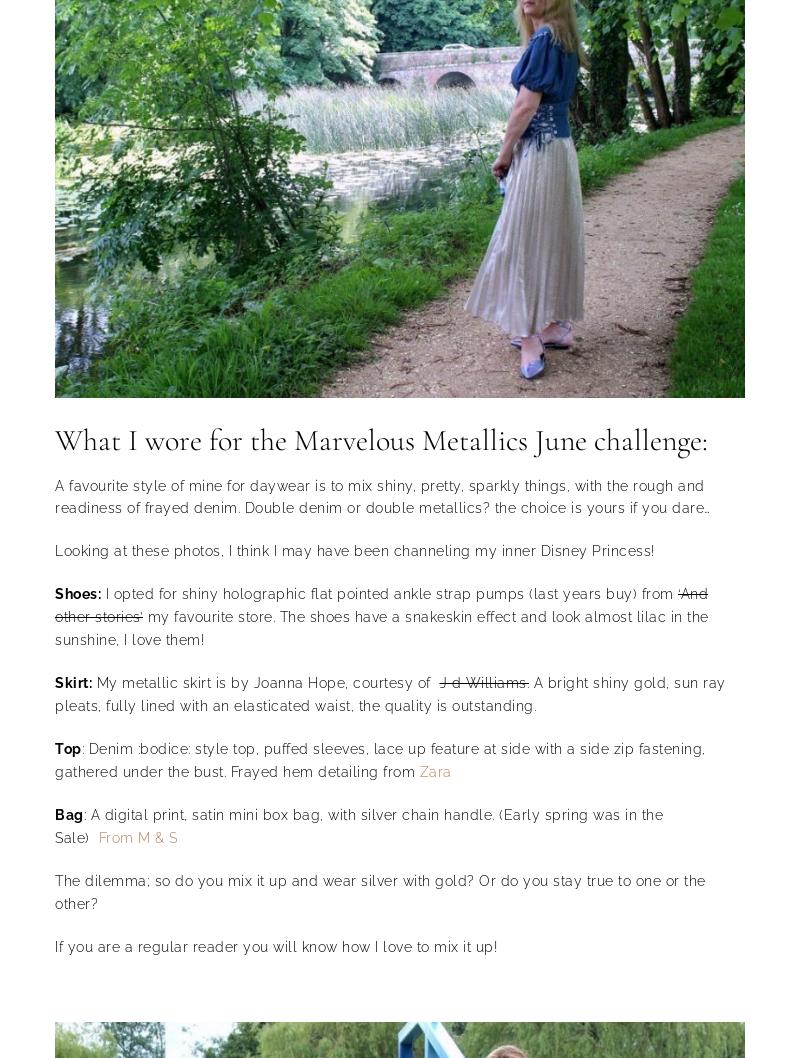  I want to click on 'A bright shiny gold, sun ray pleats, fully lined with an elasticated waist, the quality is outstanding.', so click(54, 693).